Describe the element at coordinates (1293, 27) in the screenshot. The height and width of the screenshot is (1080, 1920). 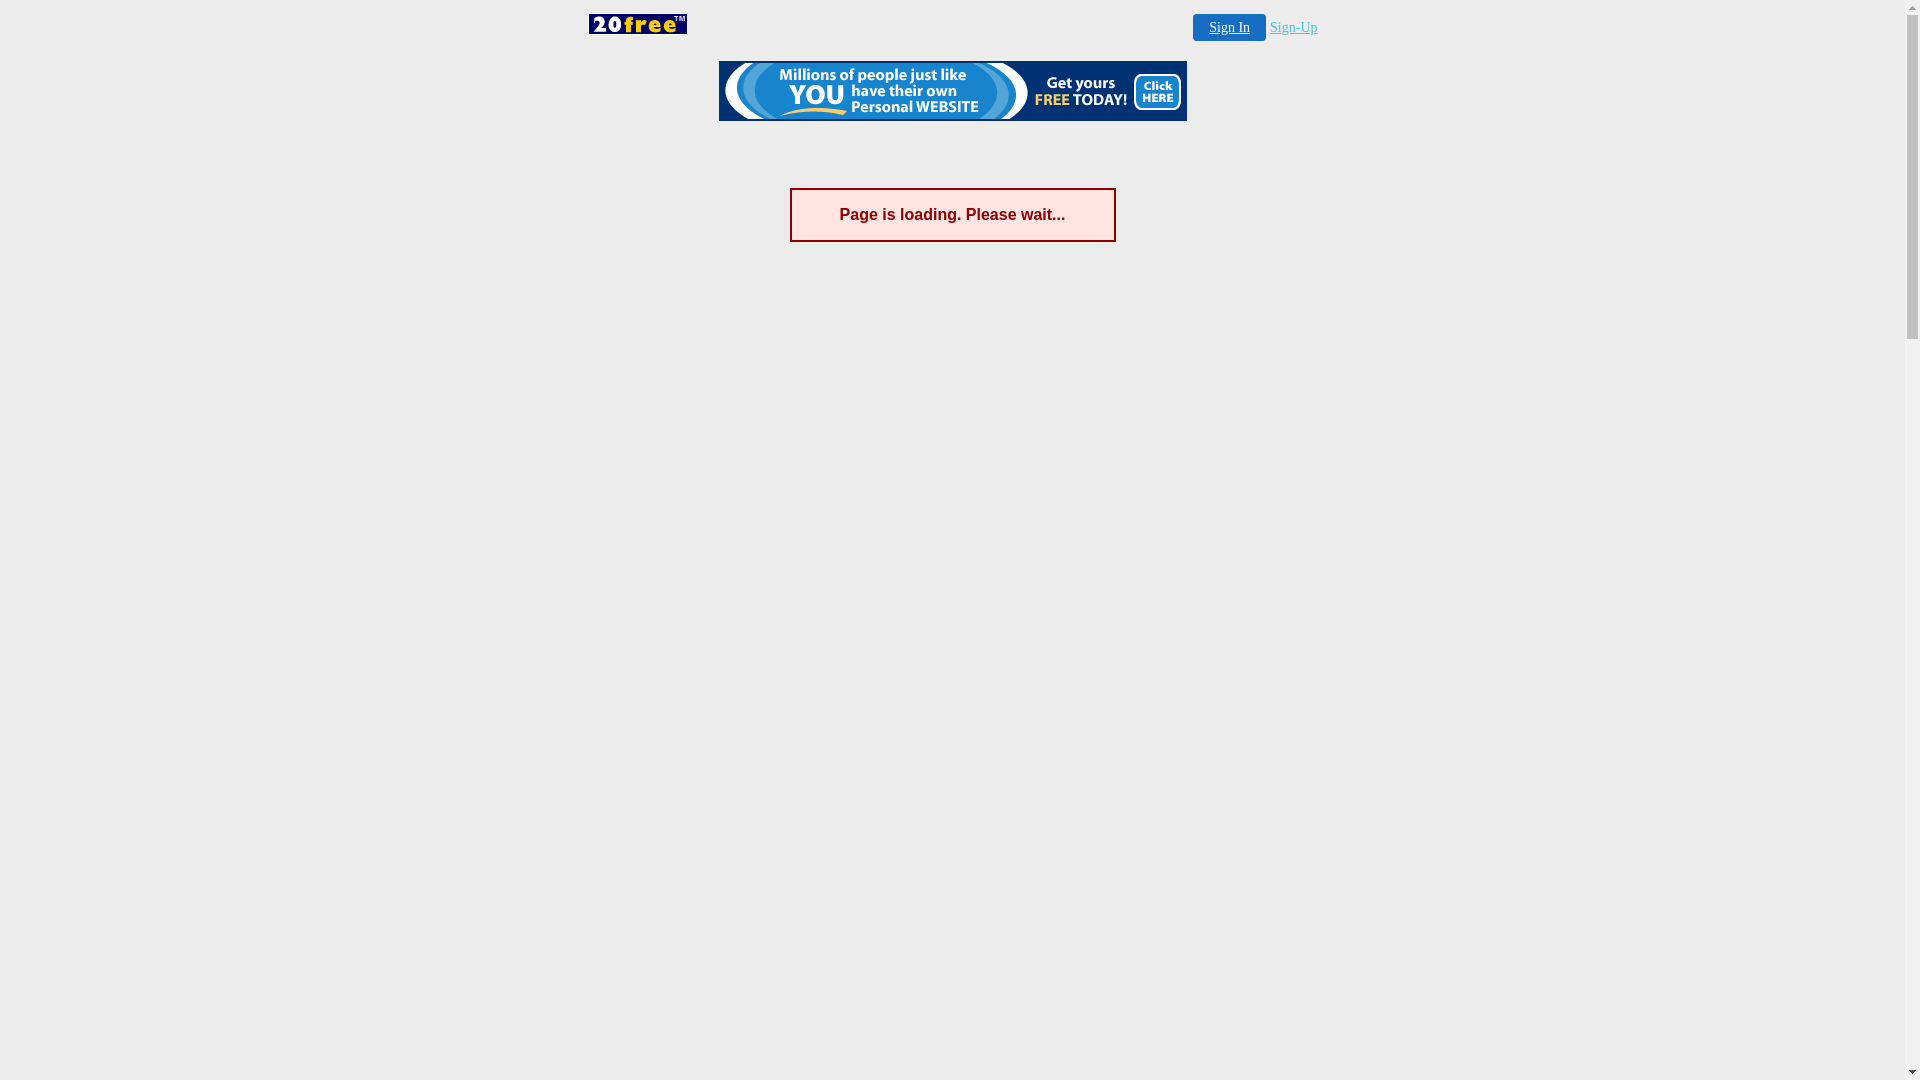
I see `'Sign-Up'` at that location.